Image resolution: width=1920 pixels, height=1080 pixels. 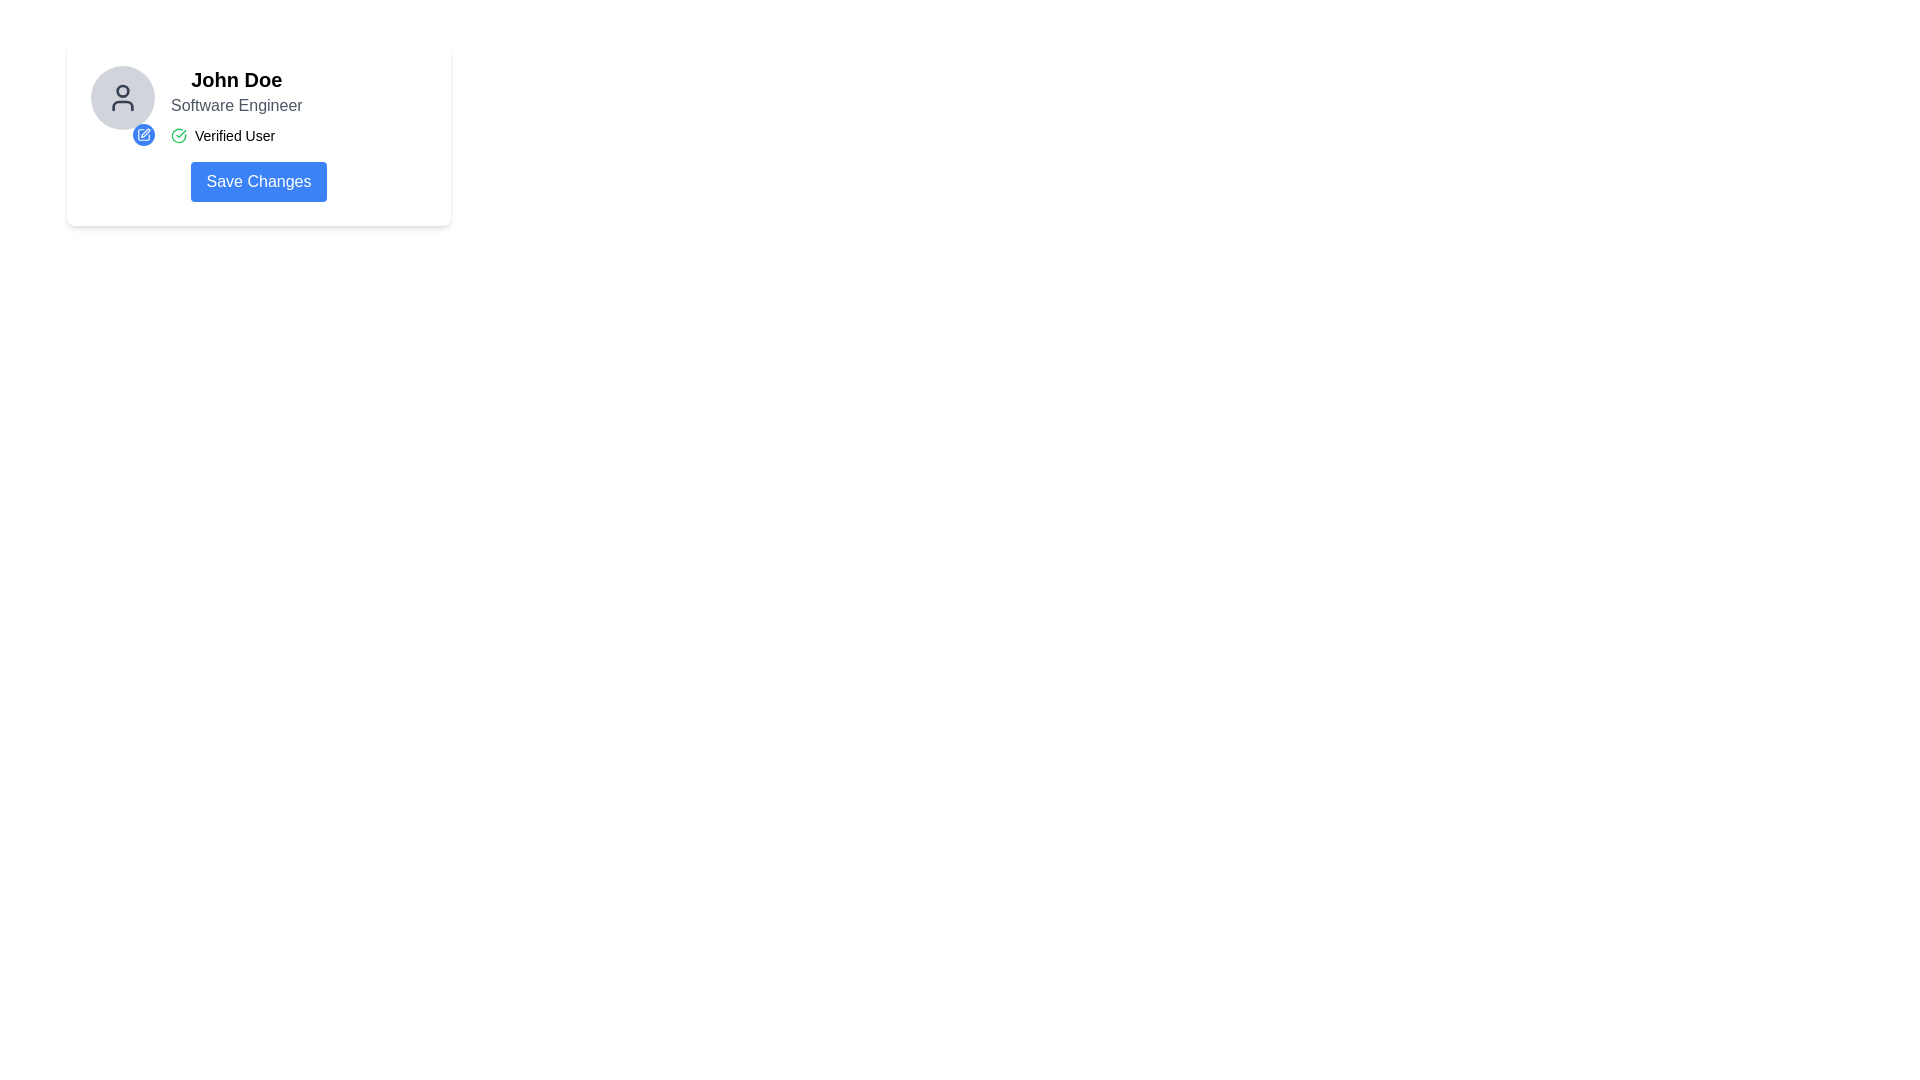 I want to click on the decorative vector graphic within the icon located immediately to the left of the 'Verified User' badge under the name 'John Doe', so click(x=143, y=135).